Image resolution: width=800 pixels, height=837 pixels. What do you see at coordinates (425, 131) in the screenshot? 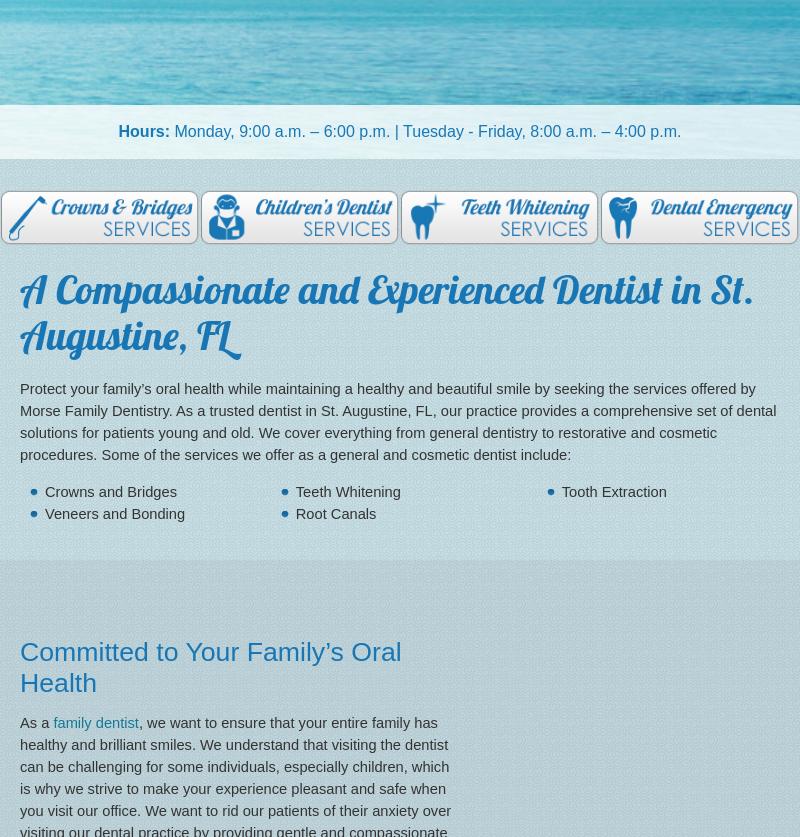
I see `'Monday, 9:00 a.m. – 6:00 p.m. | Tuesday - Friday, 8:00 a.m. – 4:00 p.m.'` at bounding box center [425, 131].